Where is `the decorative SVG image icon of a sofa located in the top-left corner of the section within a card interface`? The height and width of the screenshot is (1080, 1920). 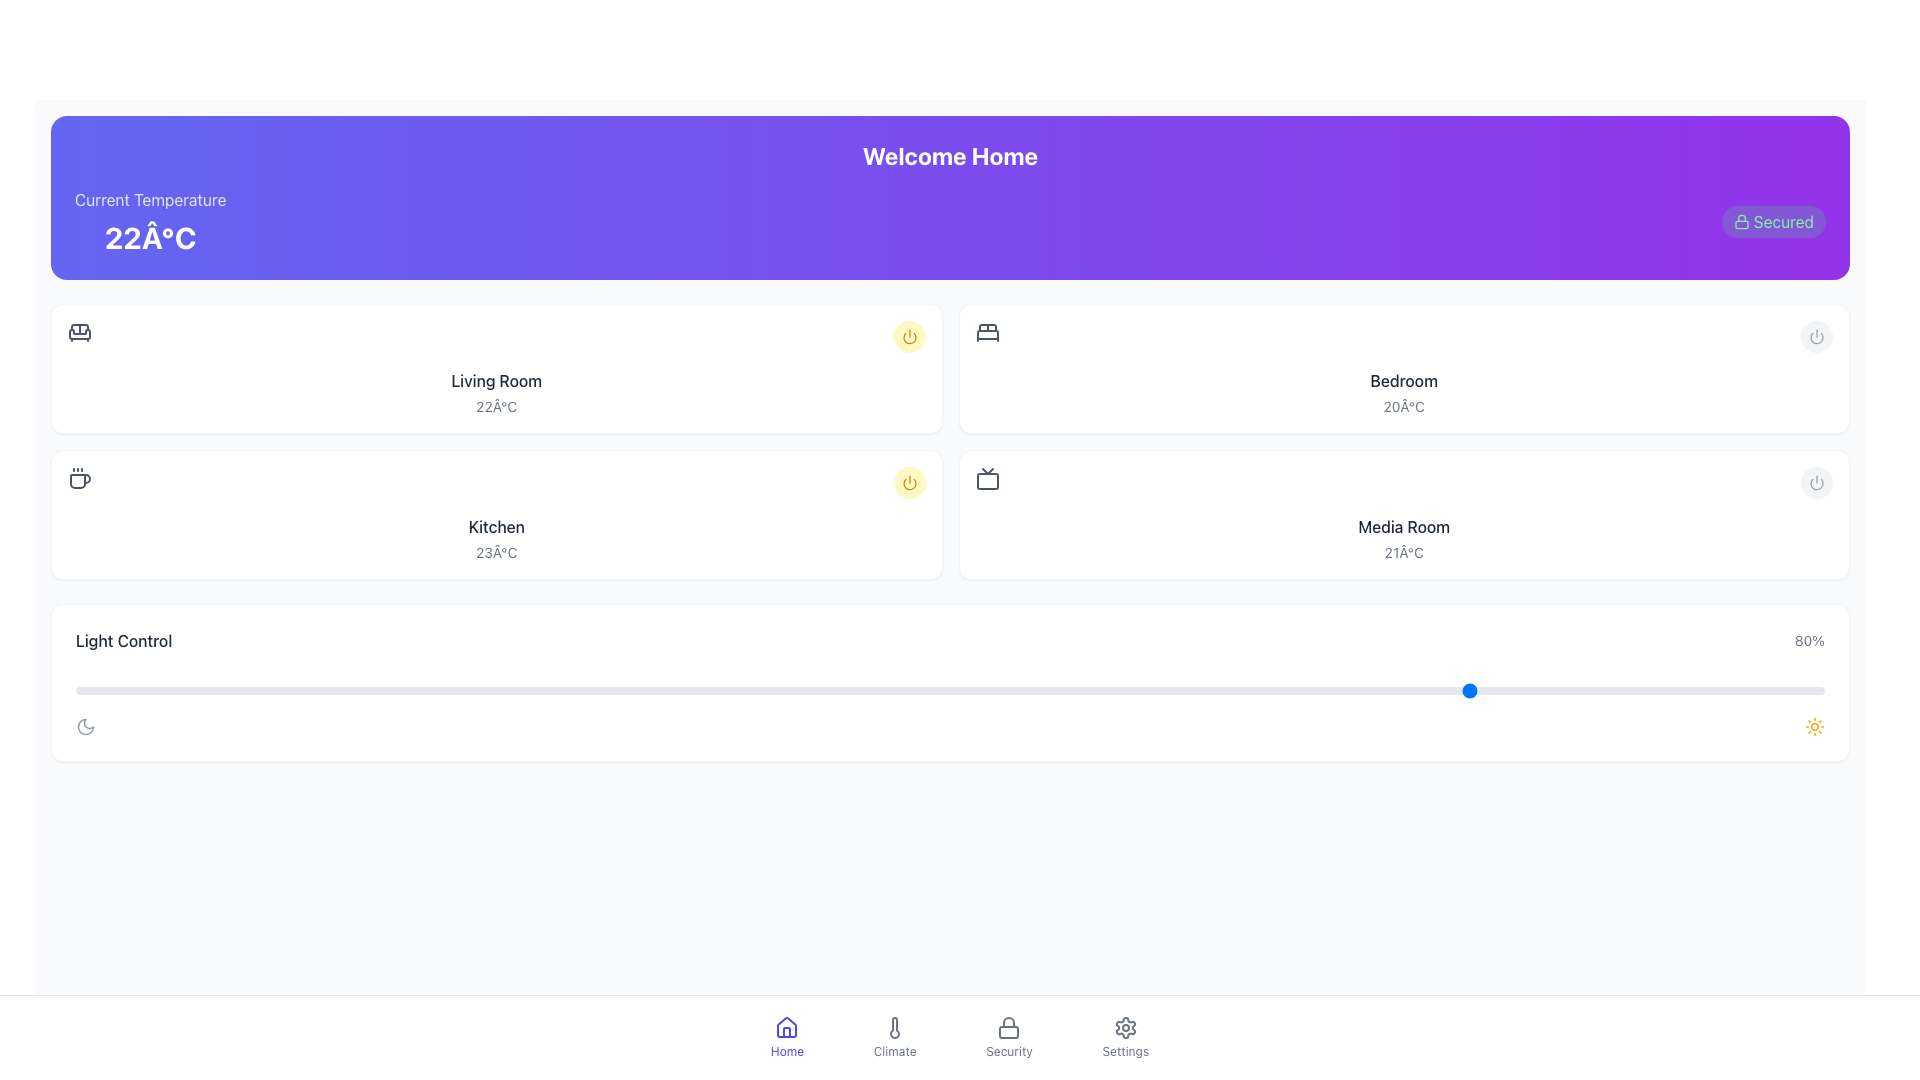 the decorative SVG image icon of a sofa located in the top-left corner of the section within a card interface is located at coordinates (80, 331).